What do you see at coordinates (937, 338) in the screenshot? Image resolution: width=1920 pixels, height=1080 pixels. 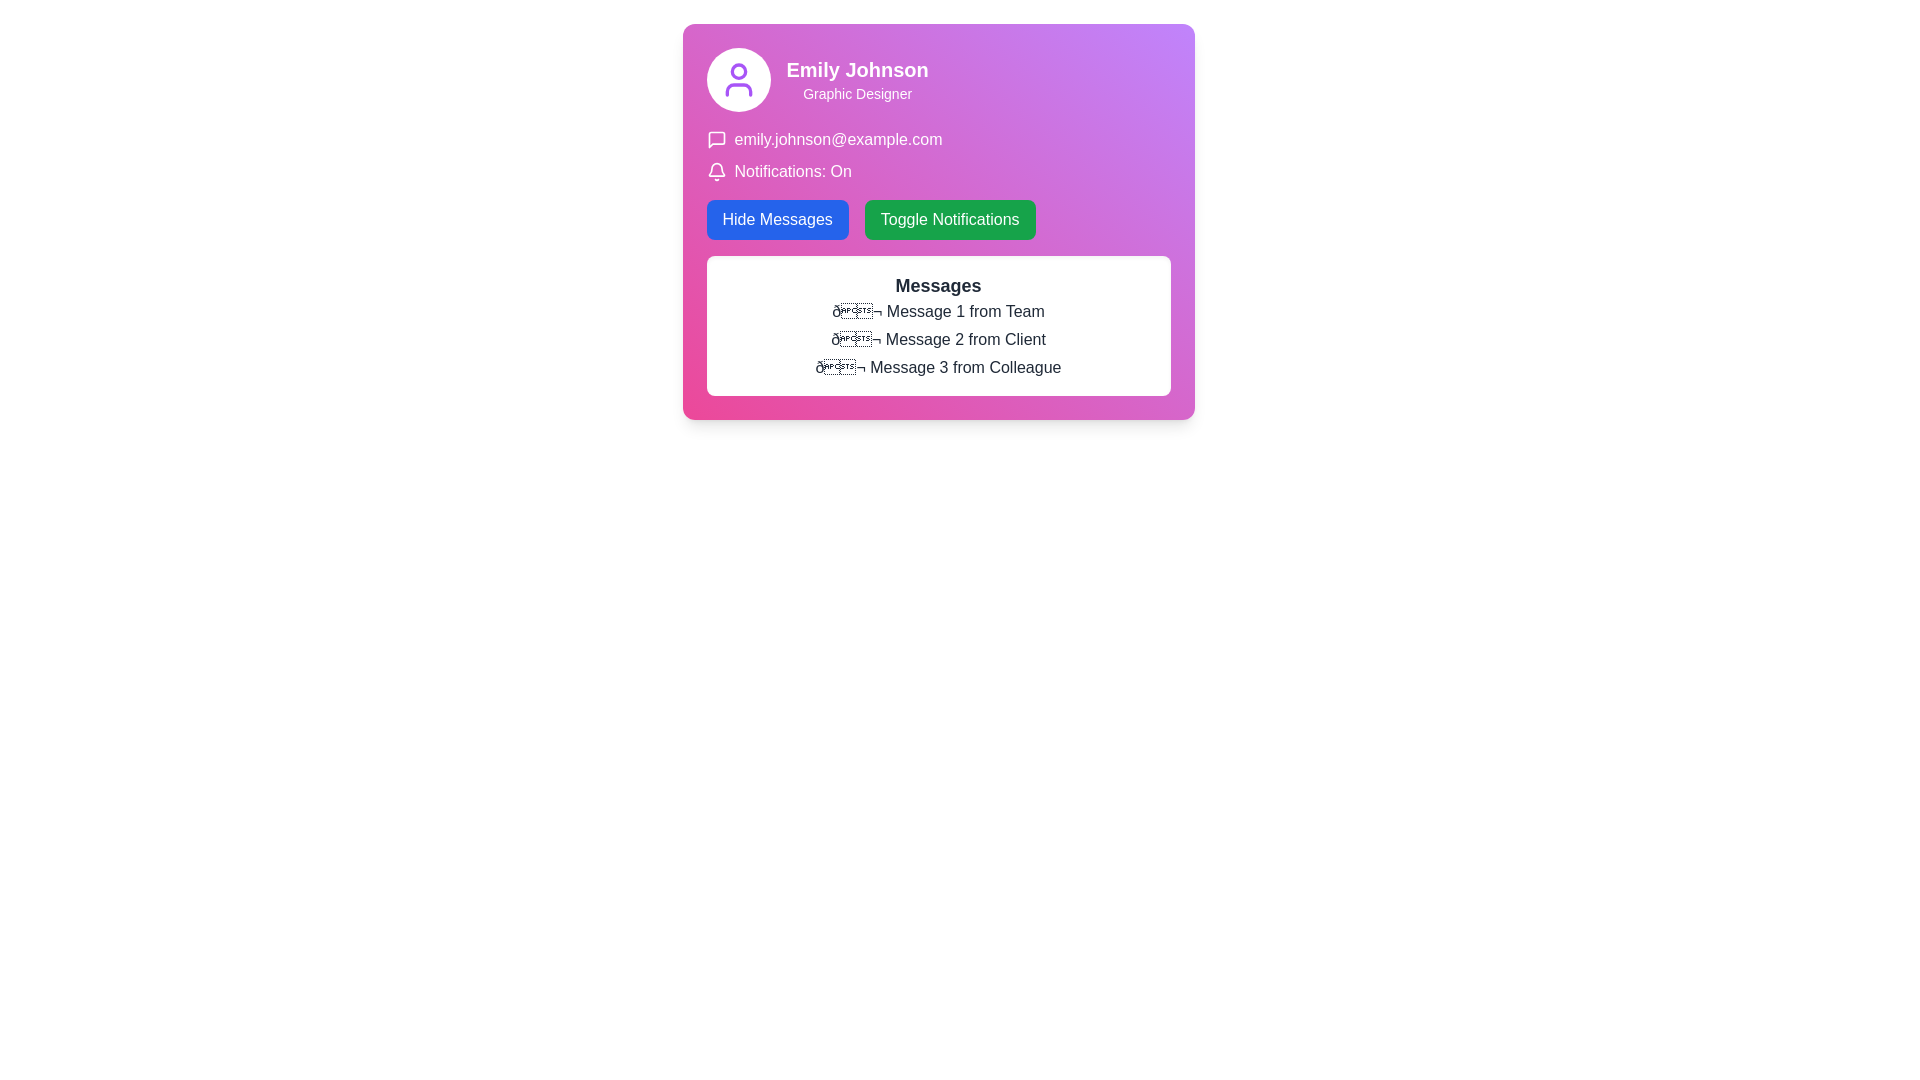 I see `the content of the messages displayed in the text section titled 'Messages', which includes multiple lines of text with envelope emojis` at bounding box center [937, 338].